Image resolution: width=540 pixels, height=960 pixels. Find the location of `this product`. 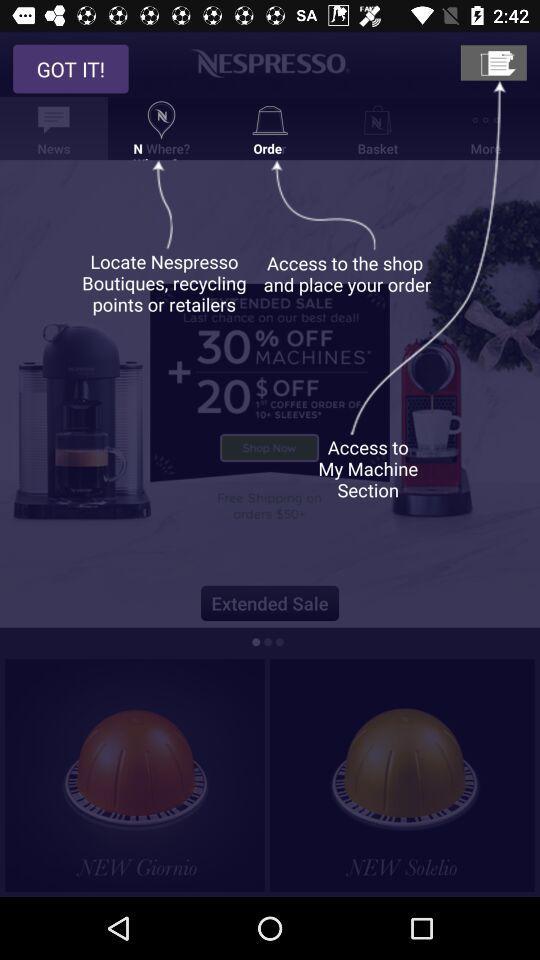

this product is located at coordinates (402, 774).